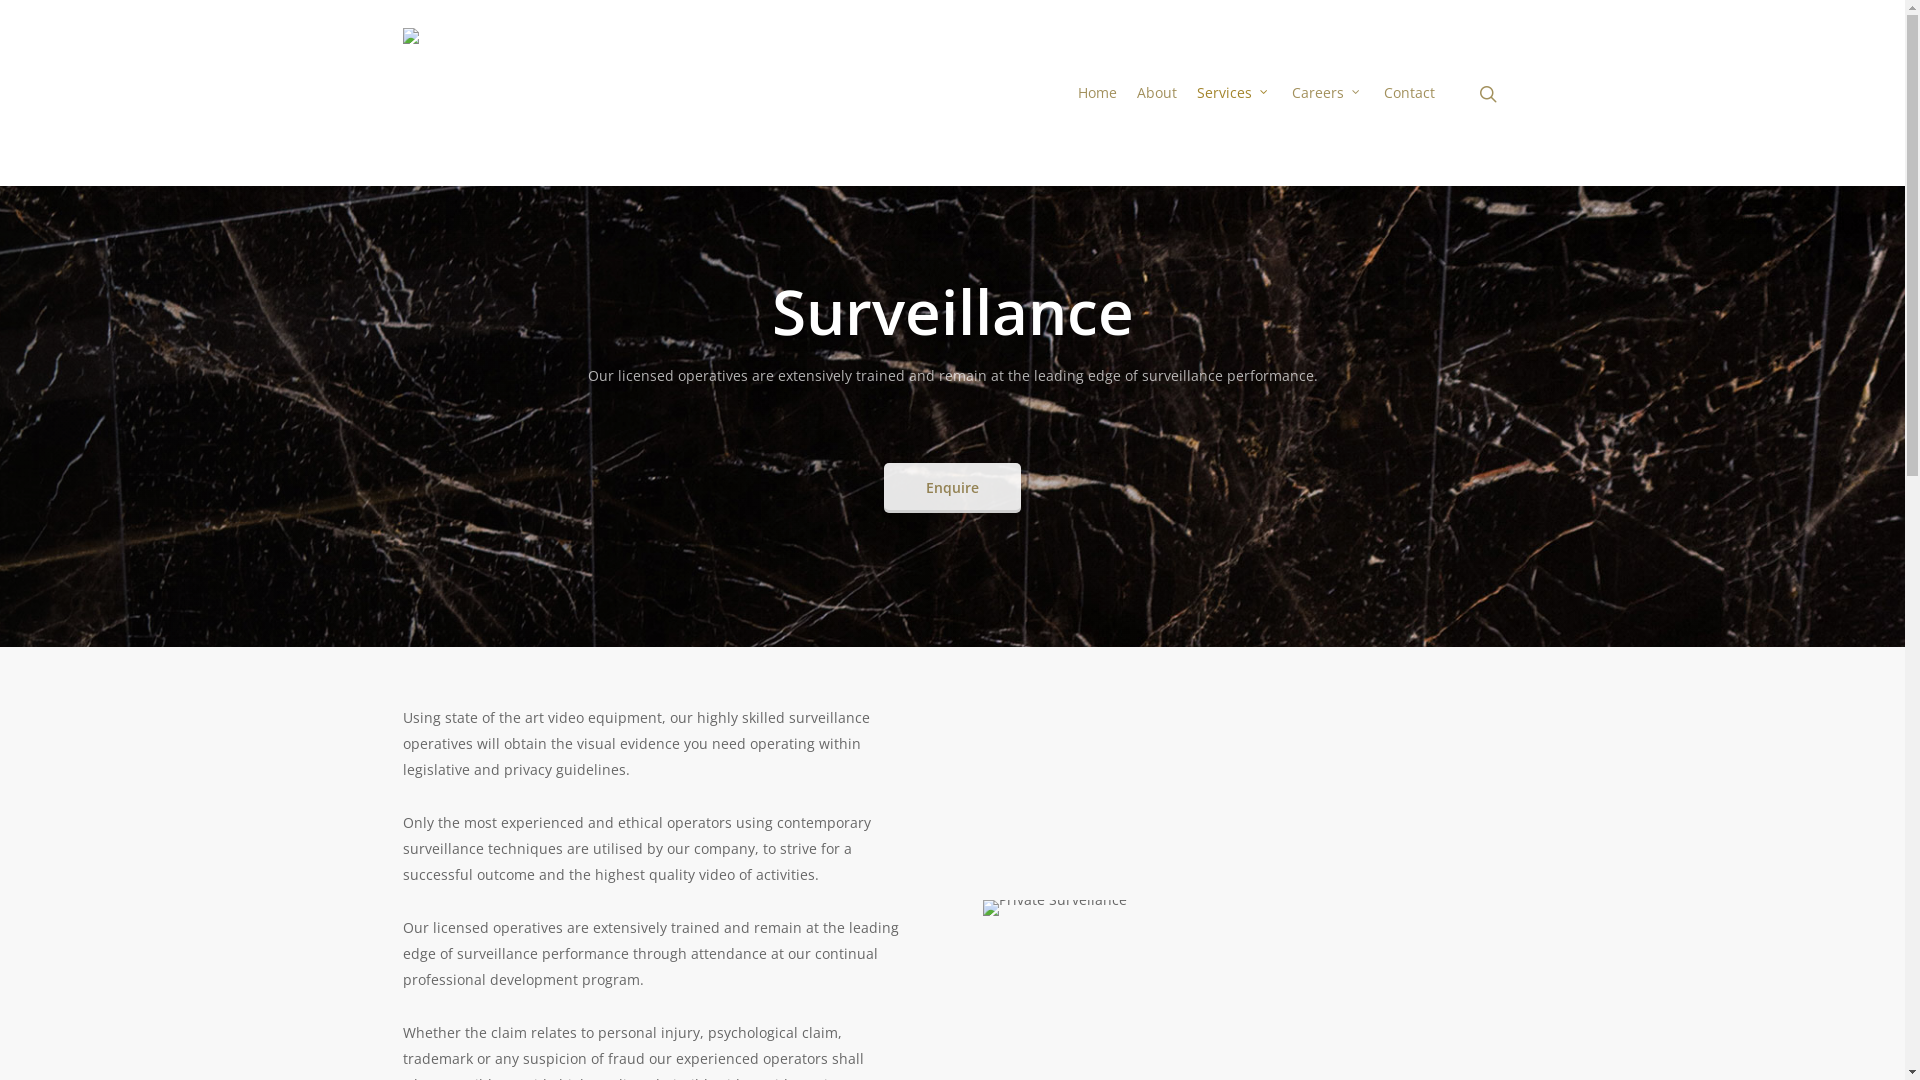  I want to click on 'Enquire', so click(882, 488).